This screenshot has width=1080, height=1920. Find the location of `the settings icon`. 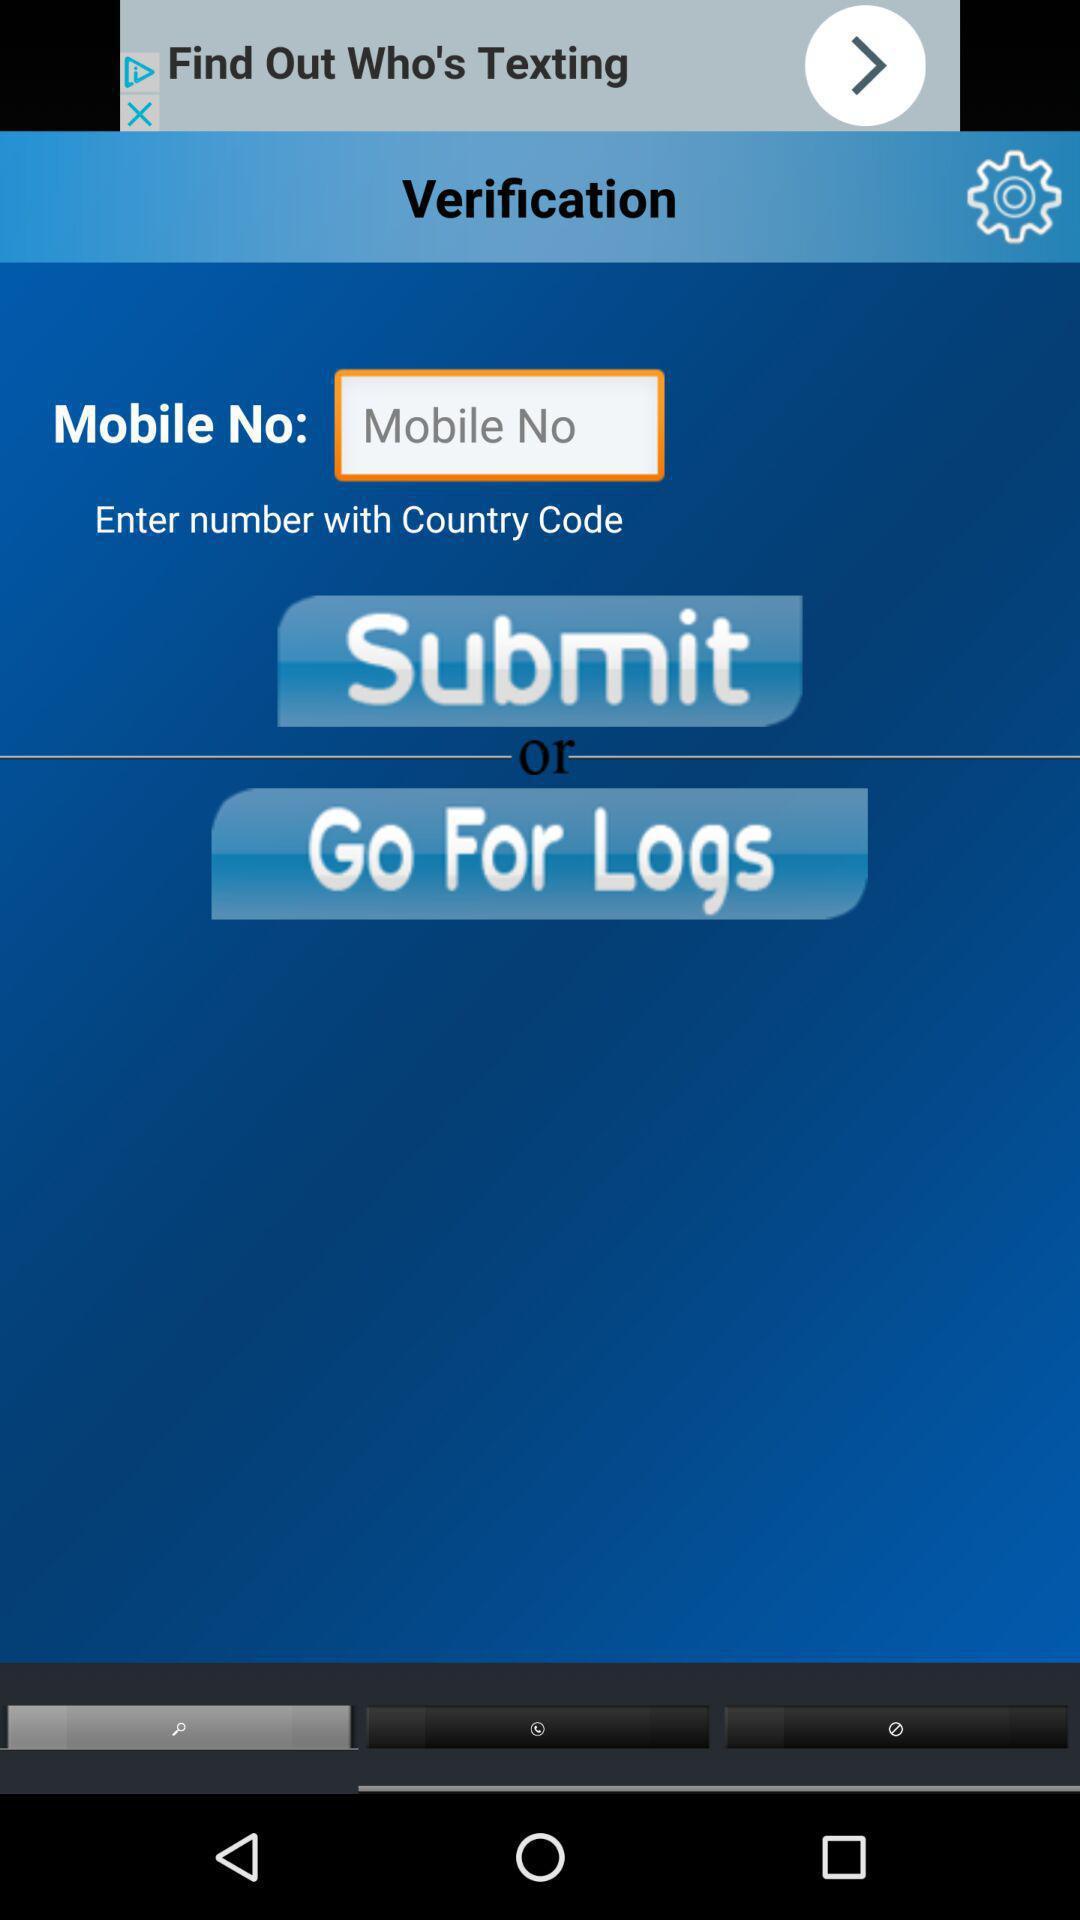

the settings icon is located at coordinates (1014, 210).